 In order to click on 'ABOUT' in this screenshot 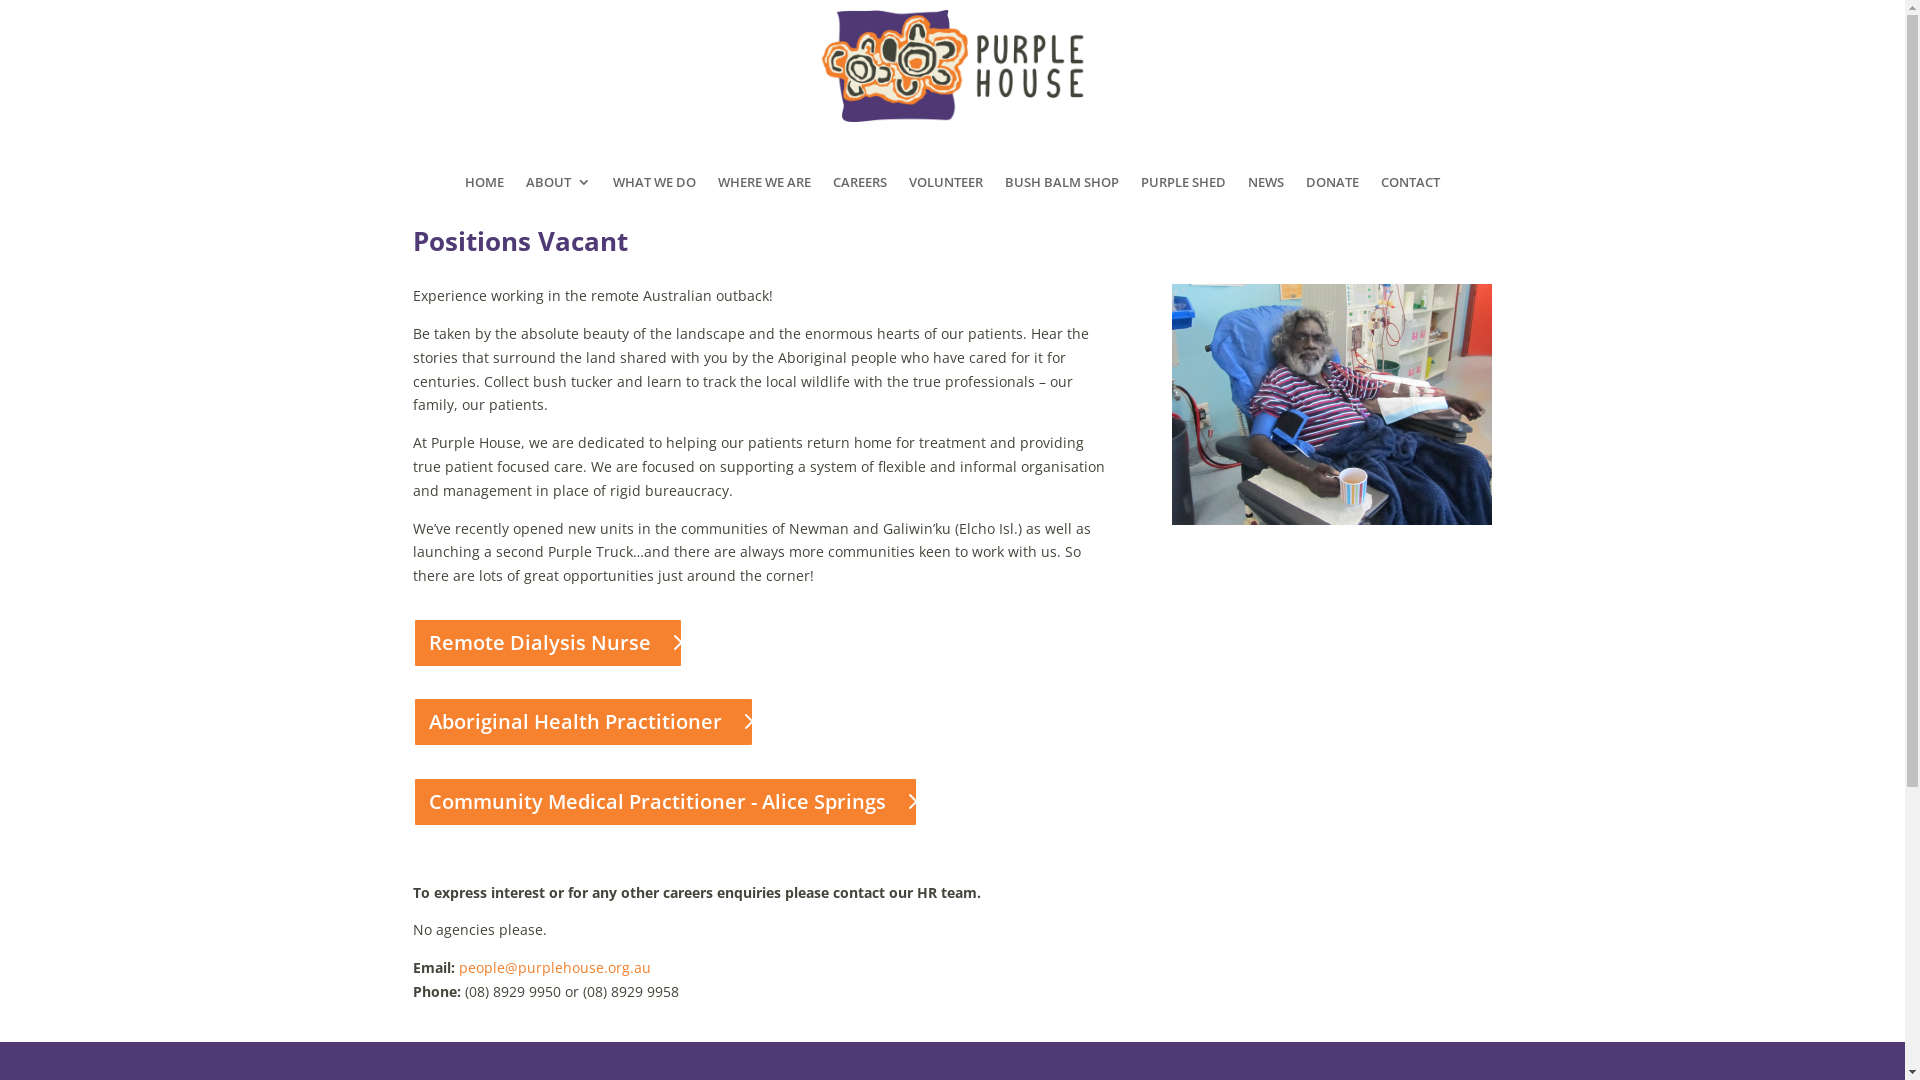, I will do `click(558, 196)`.